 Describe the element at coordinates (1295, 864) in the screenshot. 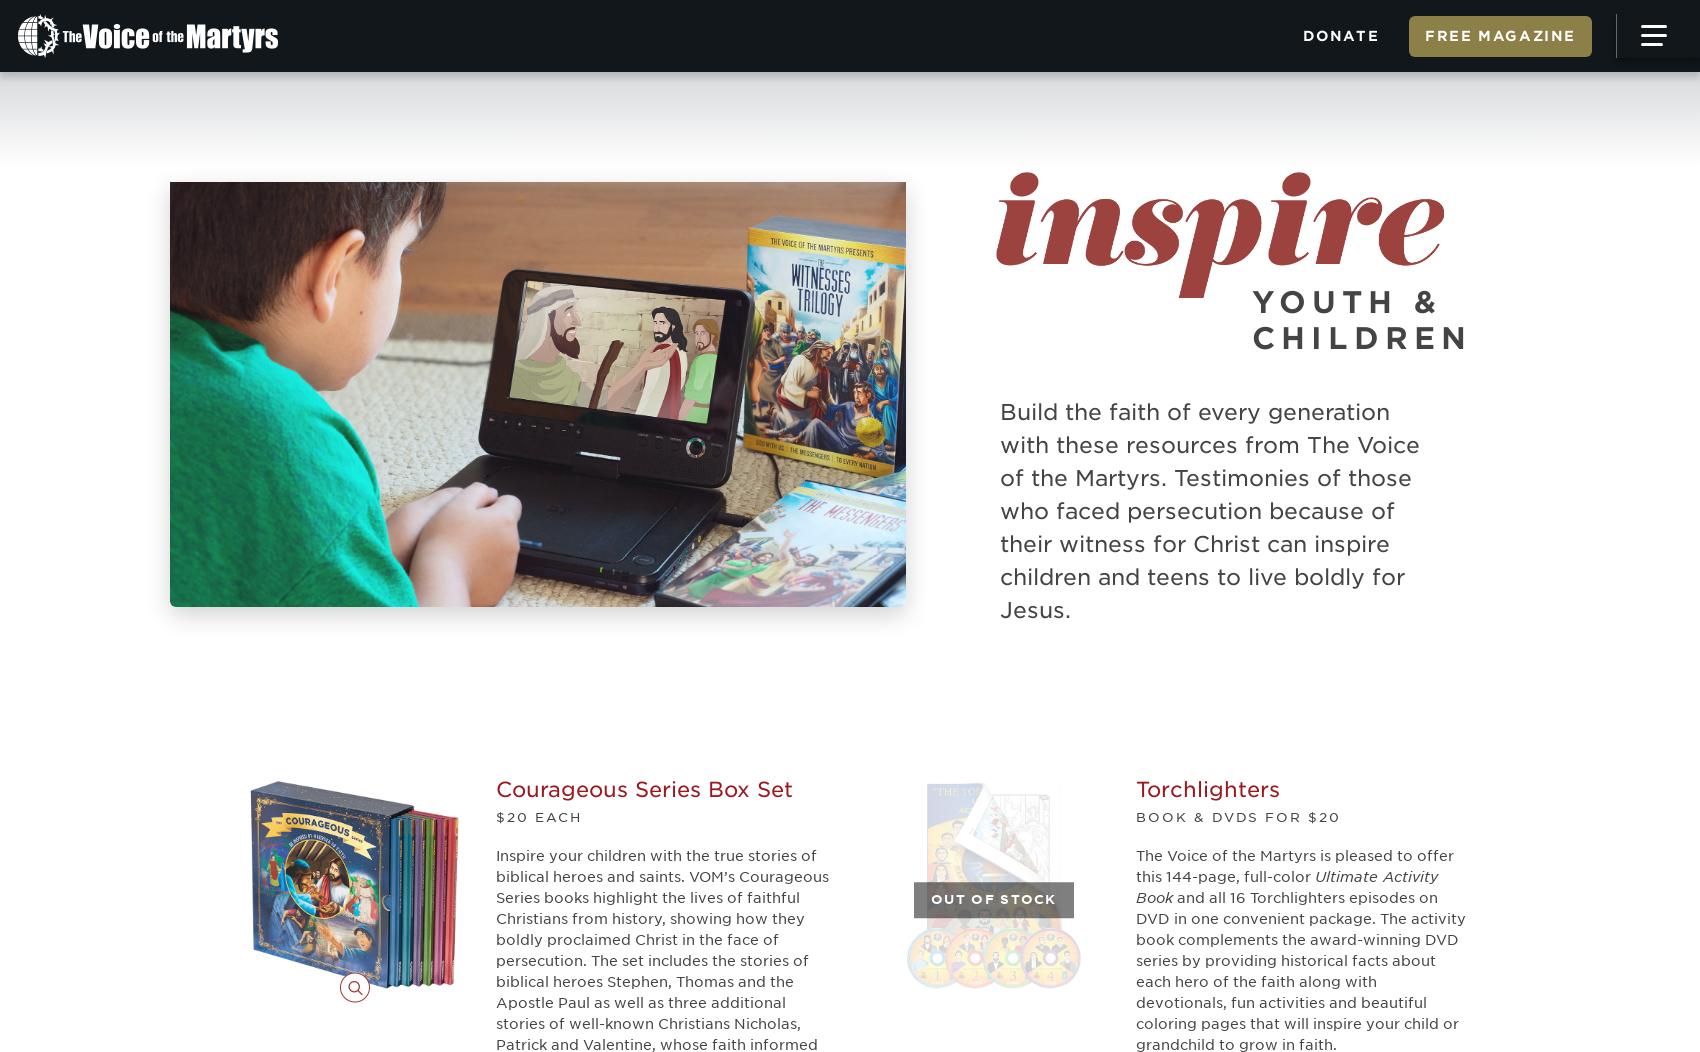

I see `'The Voice of the Martyrs is pleased to offer this 144-page, full-color'` at that location.